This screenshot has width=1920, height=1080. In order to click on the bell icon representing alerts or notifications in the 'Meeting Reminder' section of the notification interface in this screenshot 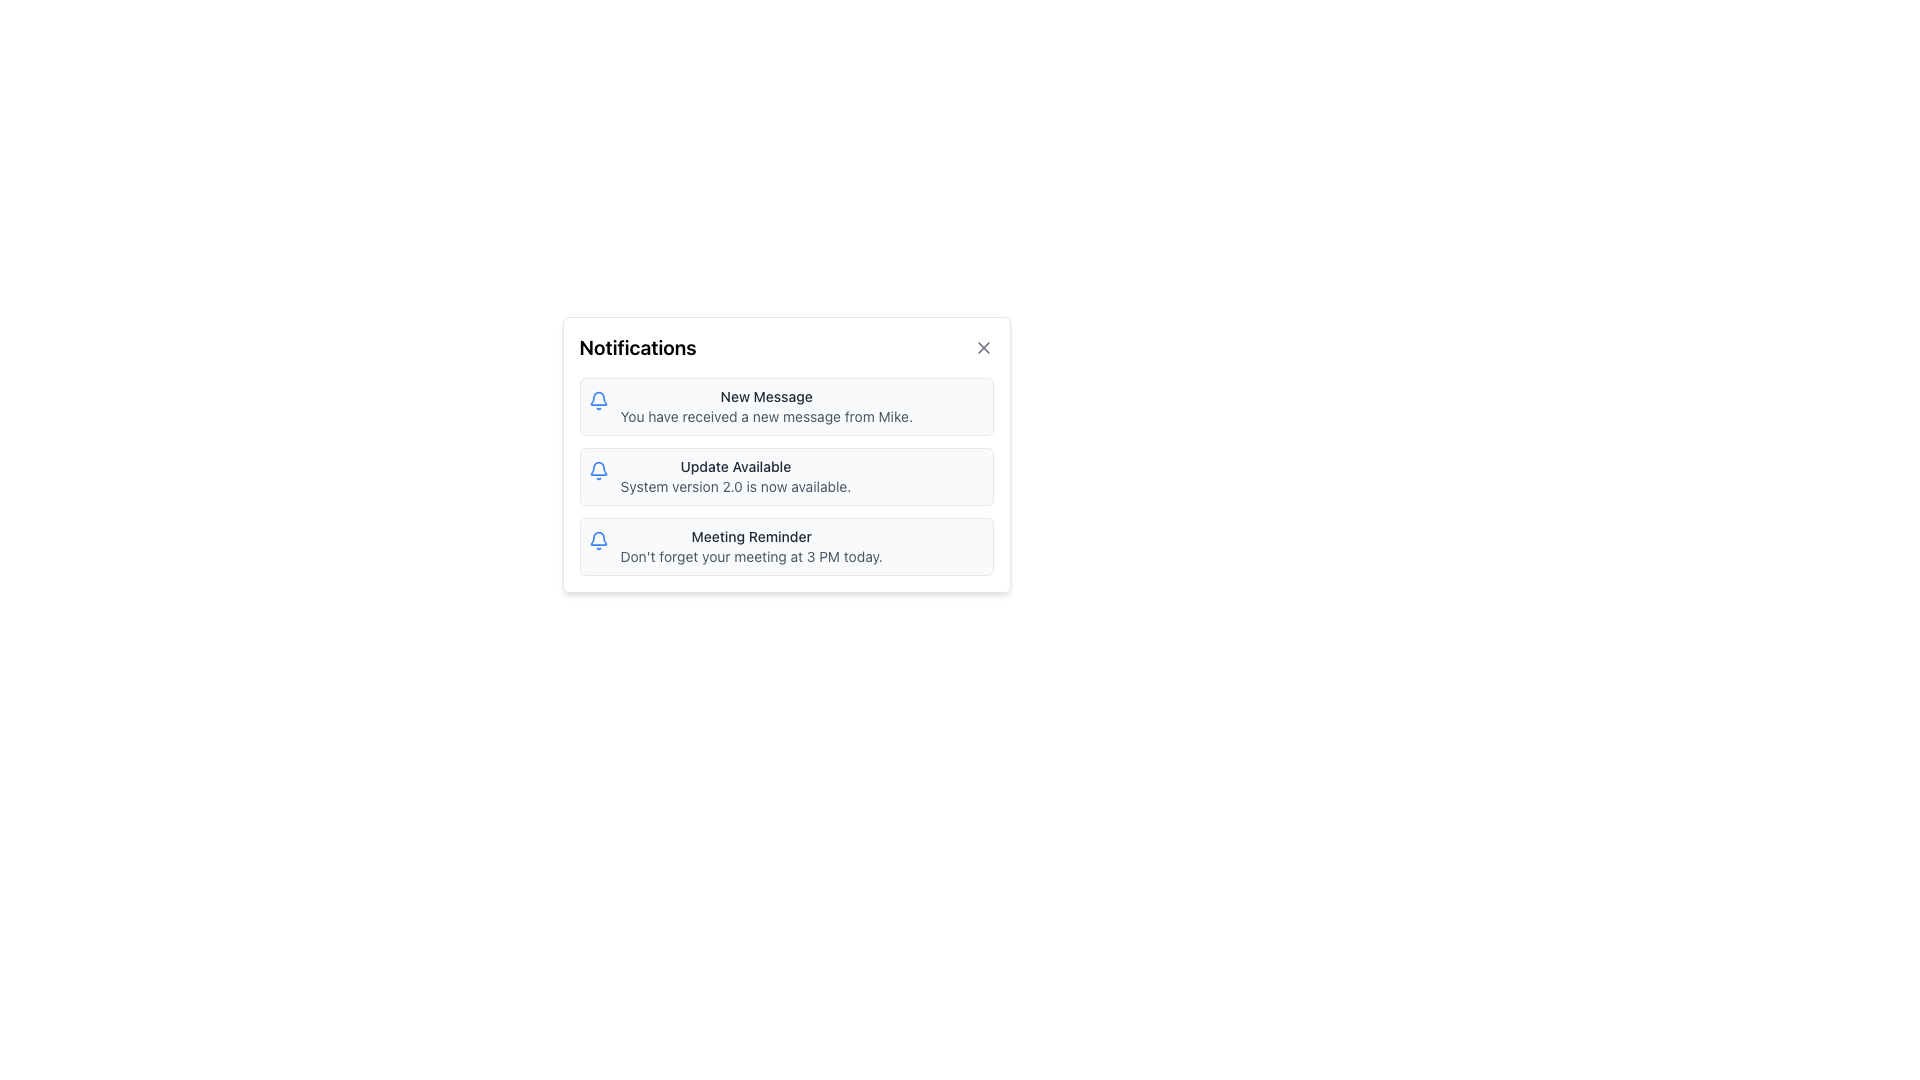, I will do `click(597, 540)`.